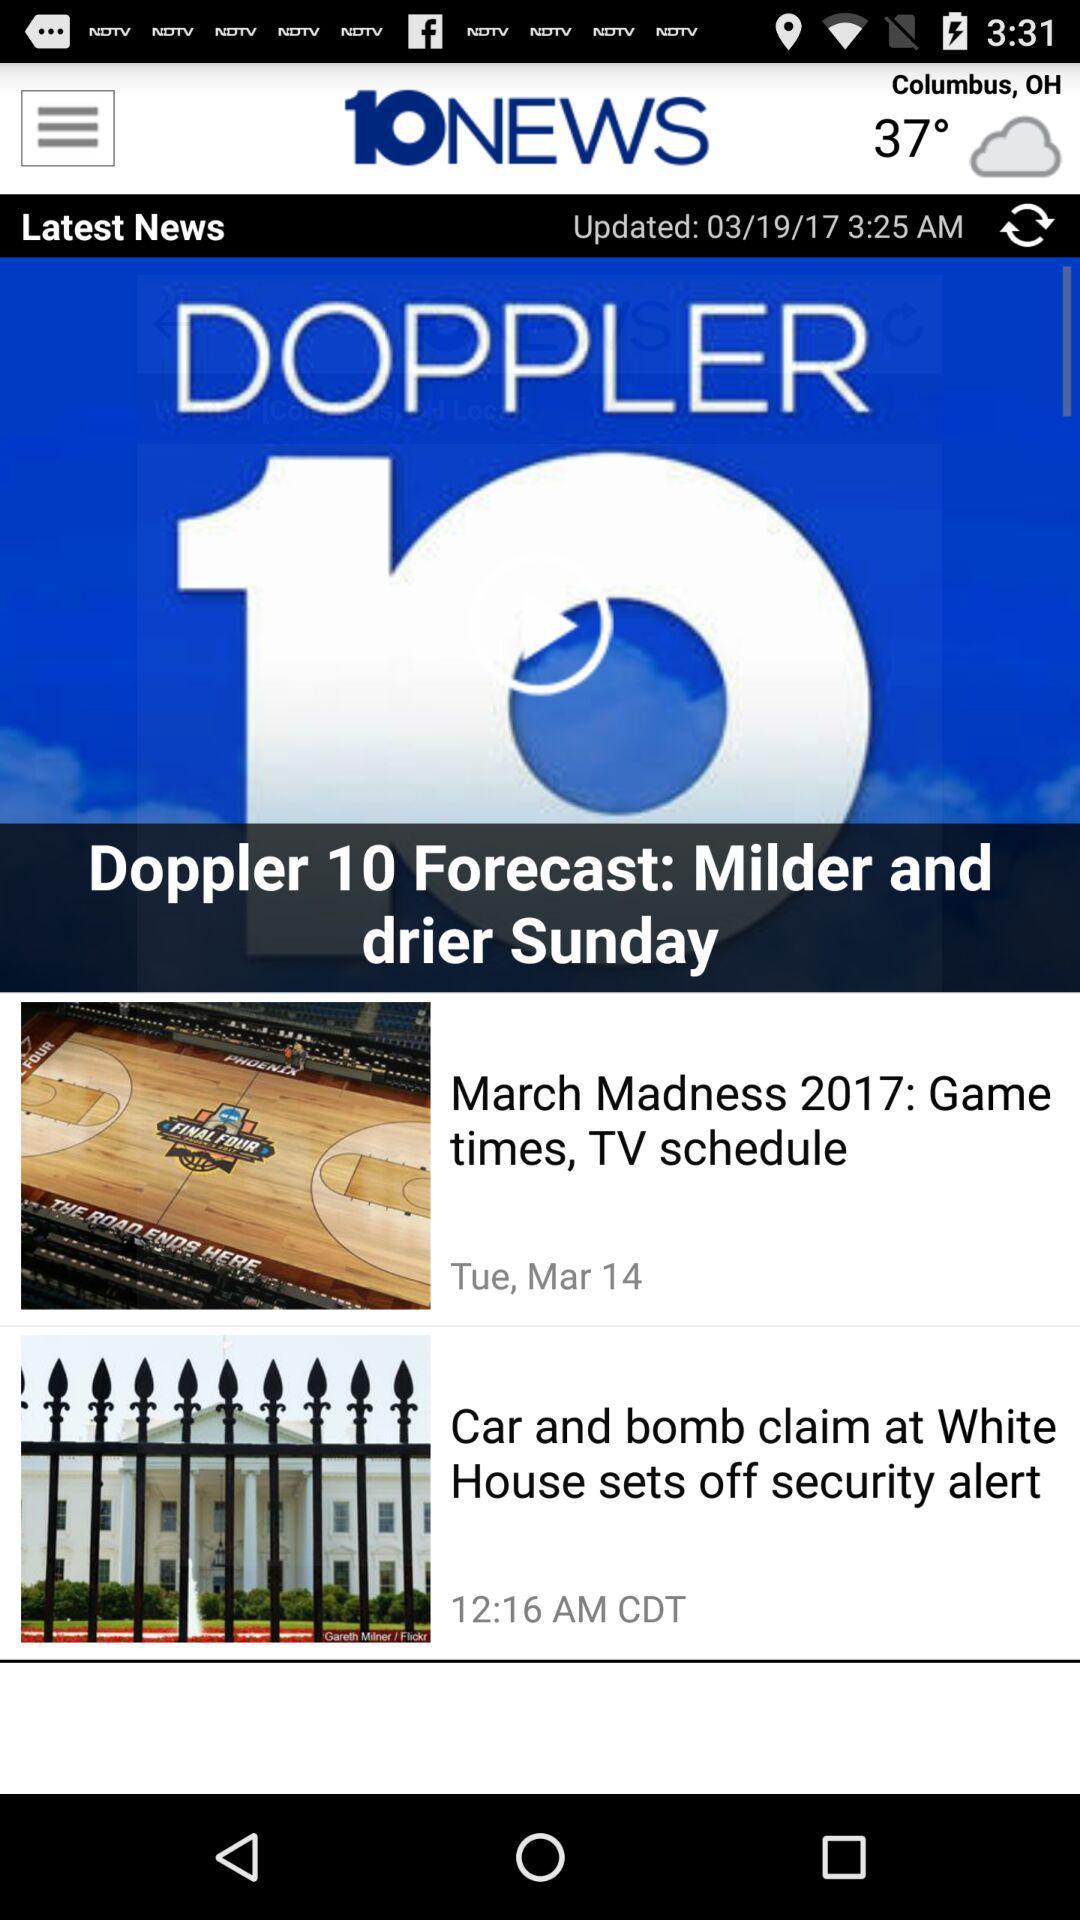 The width and height of the screenshot is (1080, 1920). I want to click on setting, so click(66, 127).